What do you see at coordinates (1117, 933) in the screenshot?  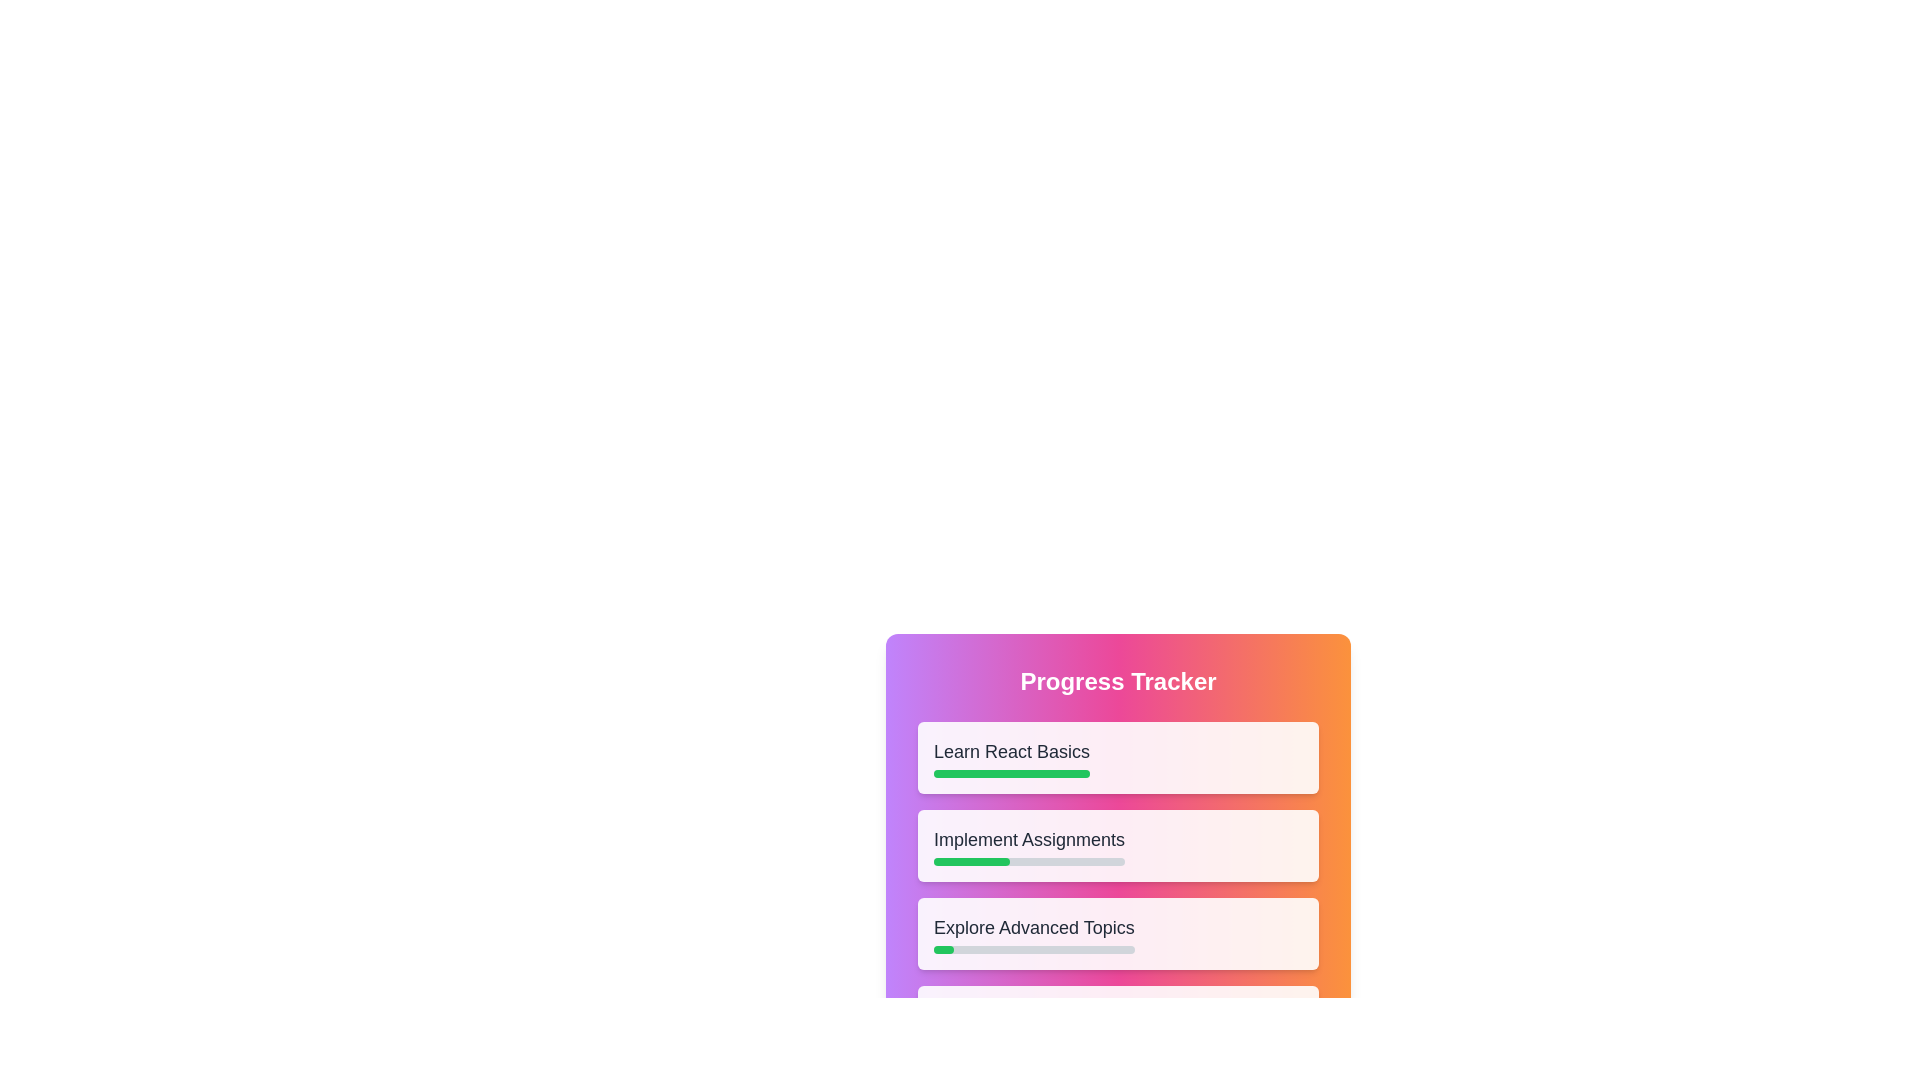 I see `the task Explore Advanced Topics to open the context menu` at bounding box center [1117, 933].